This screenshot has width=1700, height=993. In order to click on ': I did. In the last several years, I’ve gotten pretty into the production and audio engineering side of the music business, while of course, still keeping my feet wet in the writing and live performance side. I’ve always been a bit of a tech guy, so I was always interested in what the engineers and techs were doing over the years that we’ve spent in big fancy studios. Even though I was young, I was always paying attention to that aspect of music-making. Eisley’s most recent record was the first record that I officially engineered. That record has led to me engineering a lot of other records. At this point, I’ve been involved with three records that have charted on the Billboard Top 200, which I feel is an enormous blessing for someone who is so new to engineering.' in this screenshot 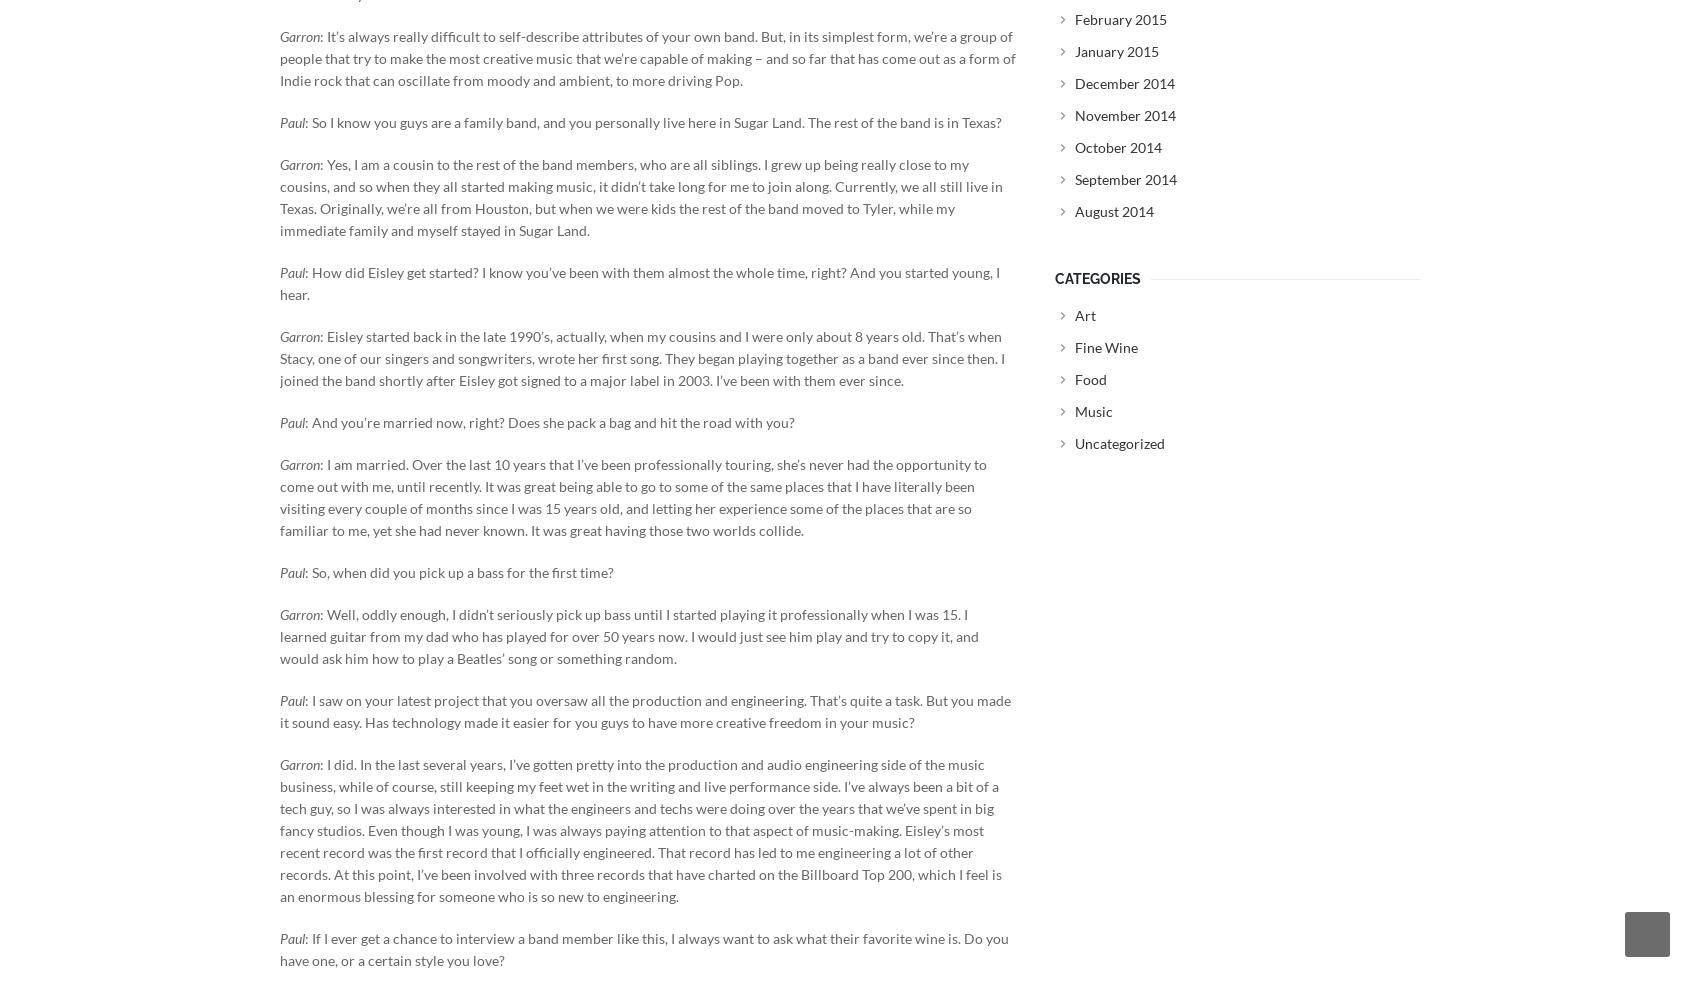, I will do `click(641, 829)`.